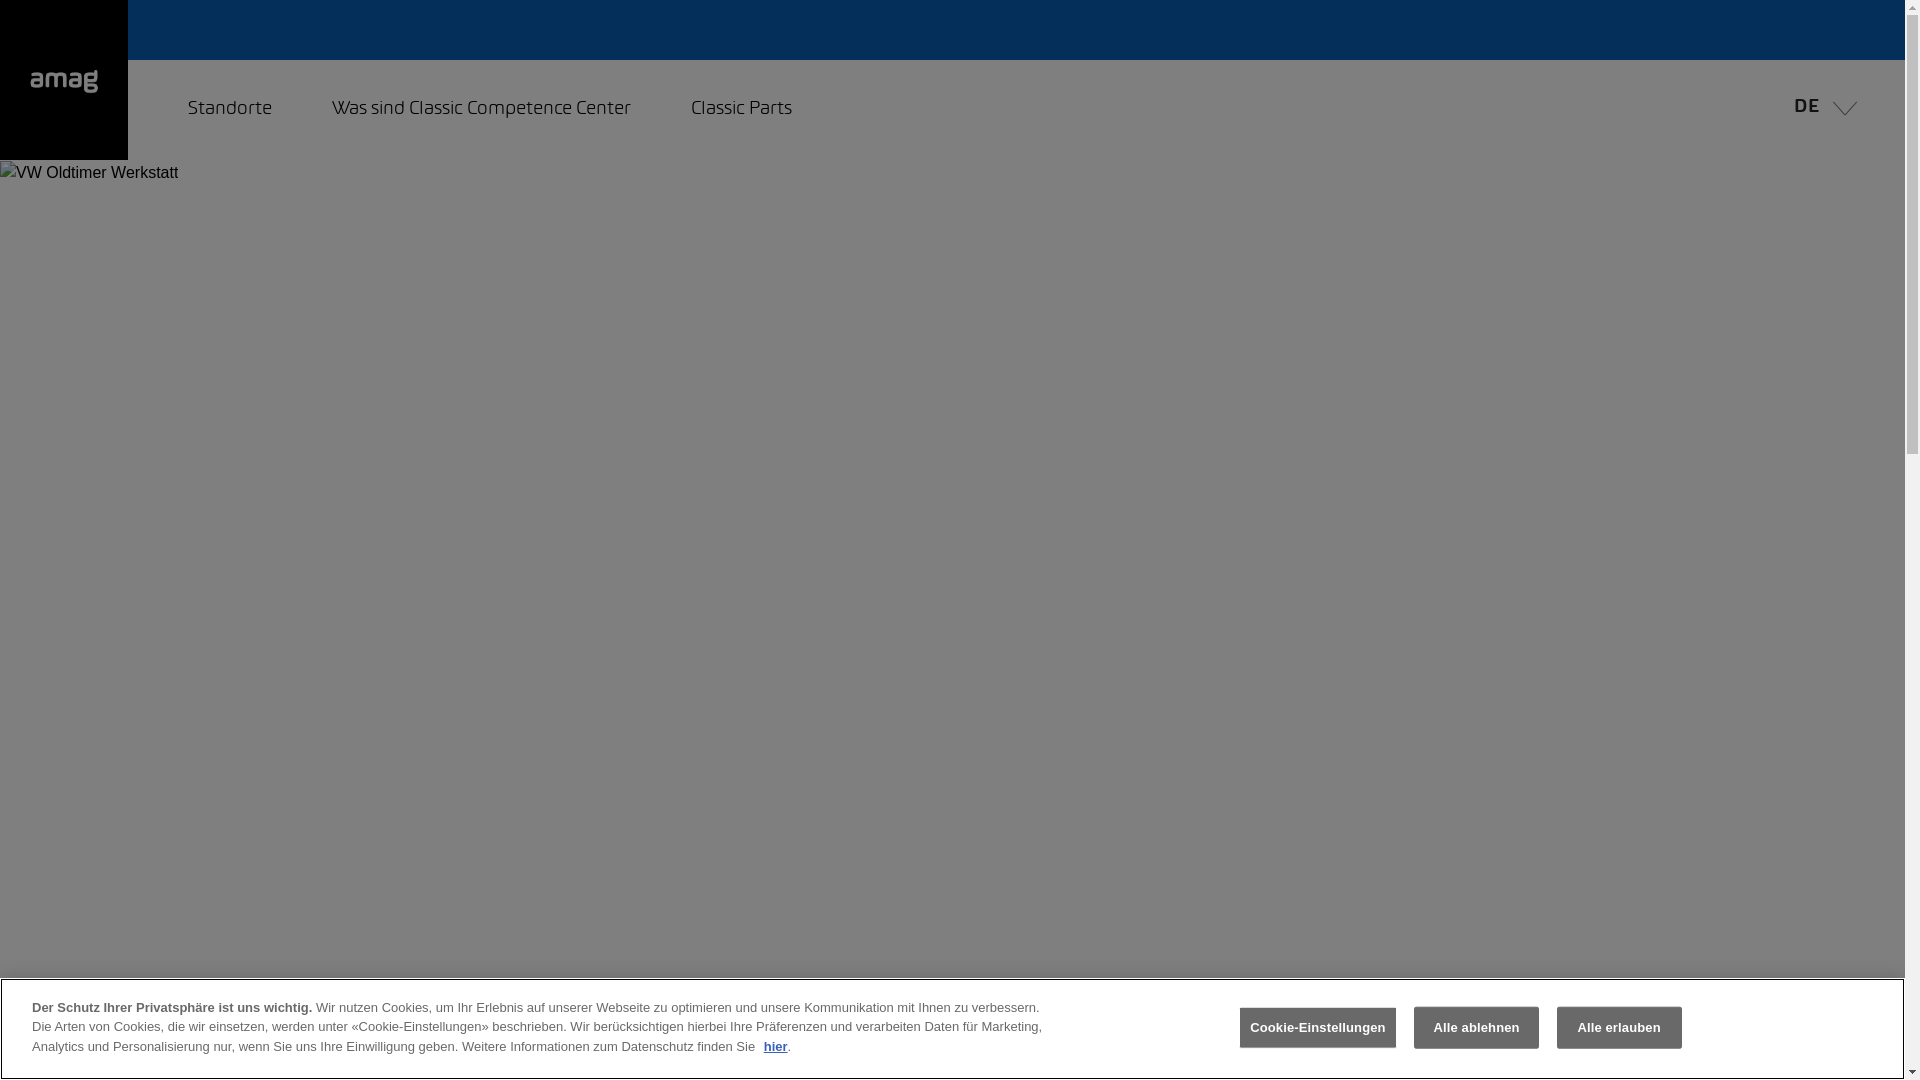  I want to click on 'Alle erlauben', so click(1555, 1028).